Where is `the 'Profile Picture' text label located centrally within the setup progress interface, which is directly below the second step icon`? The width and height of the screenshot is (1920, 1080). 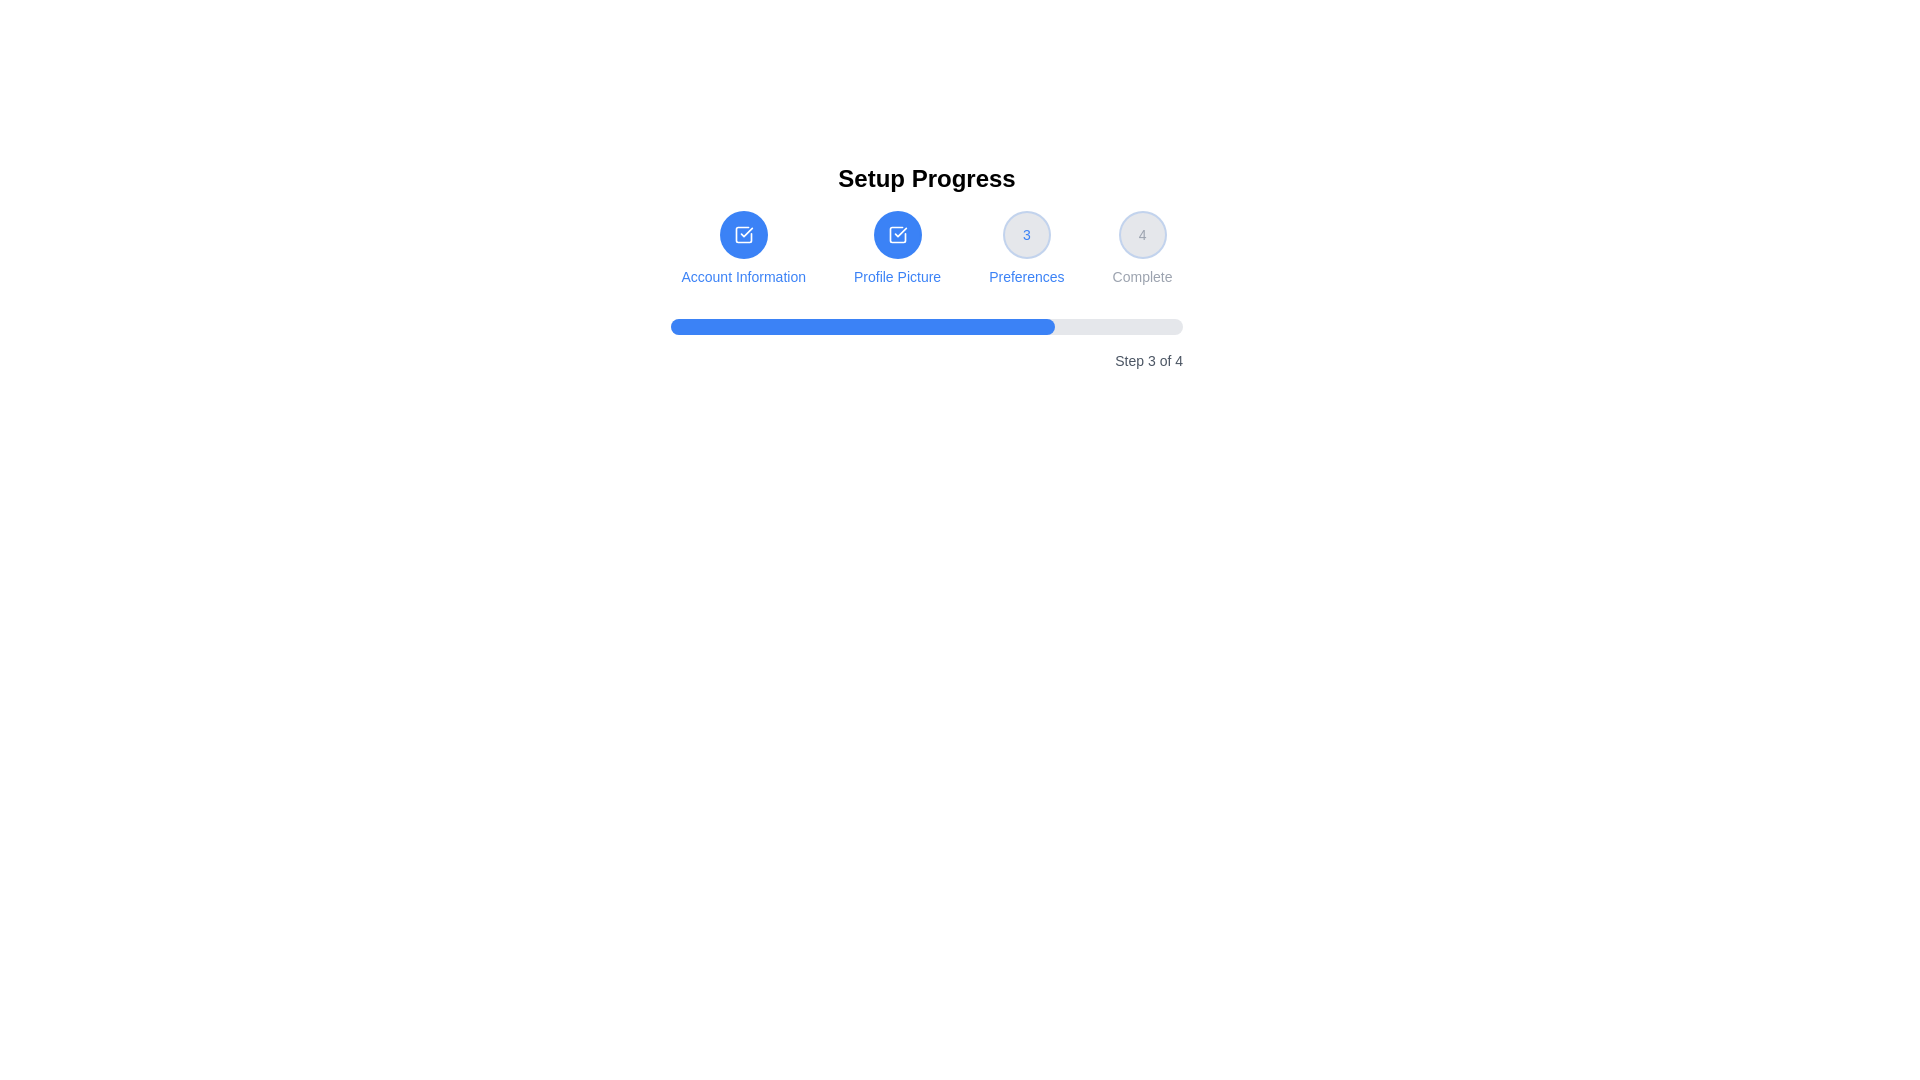 the 'Profile Picture' text label located centrally within the setup progress interface, which is directly below the second step icon is located at coordinates (896, 277).